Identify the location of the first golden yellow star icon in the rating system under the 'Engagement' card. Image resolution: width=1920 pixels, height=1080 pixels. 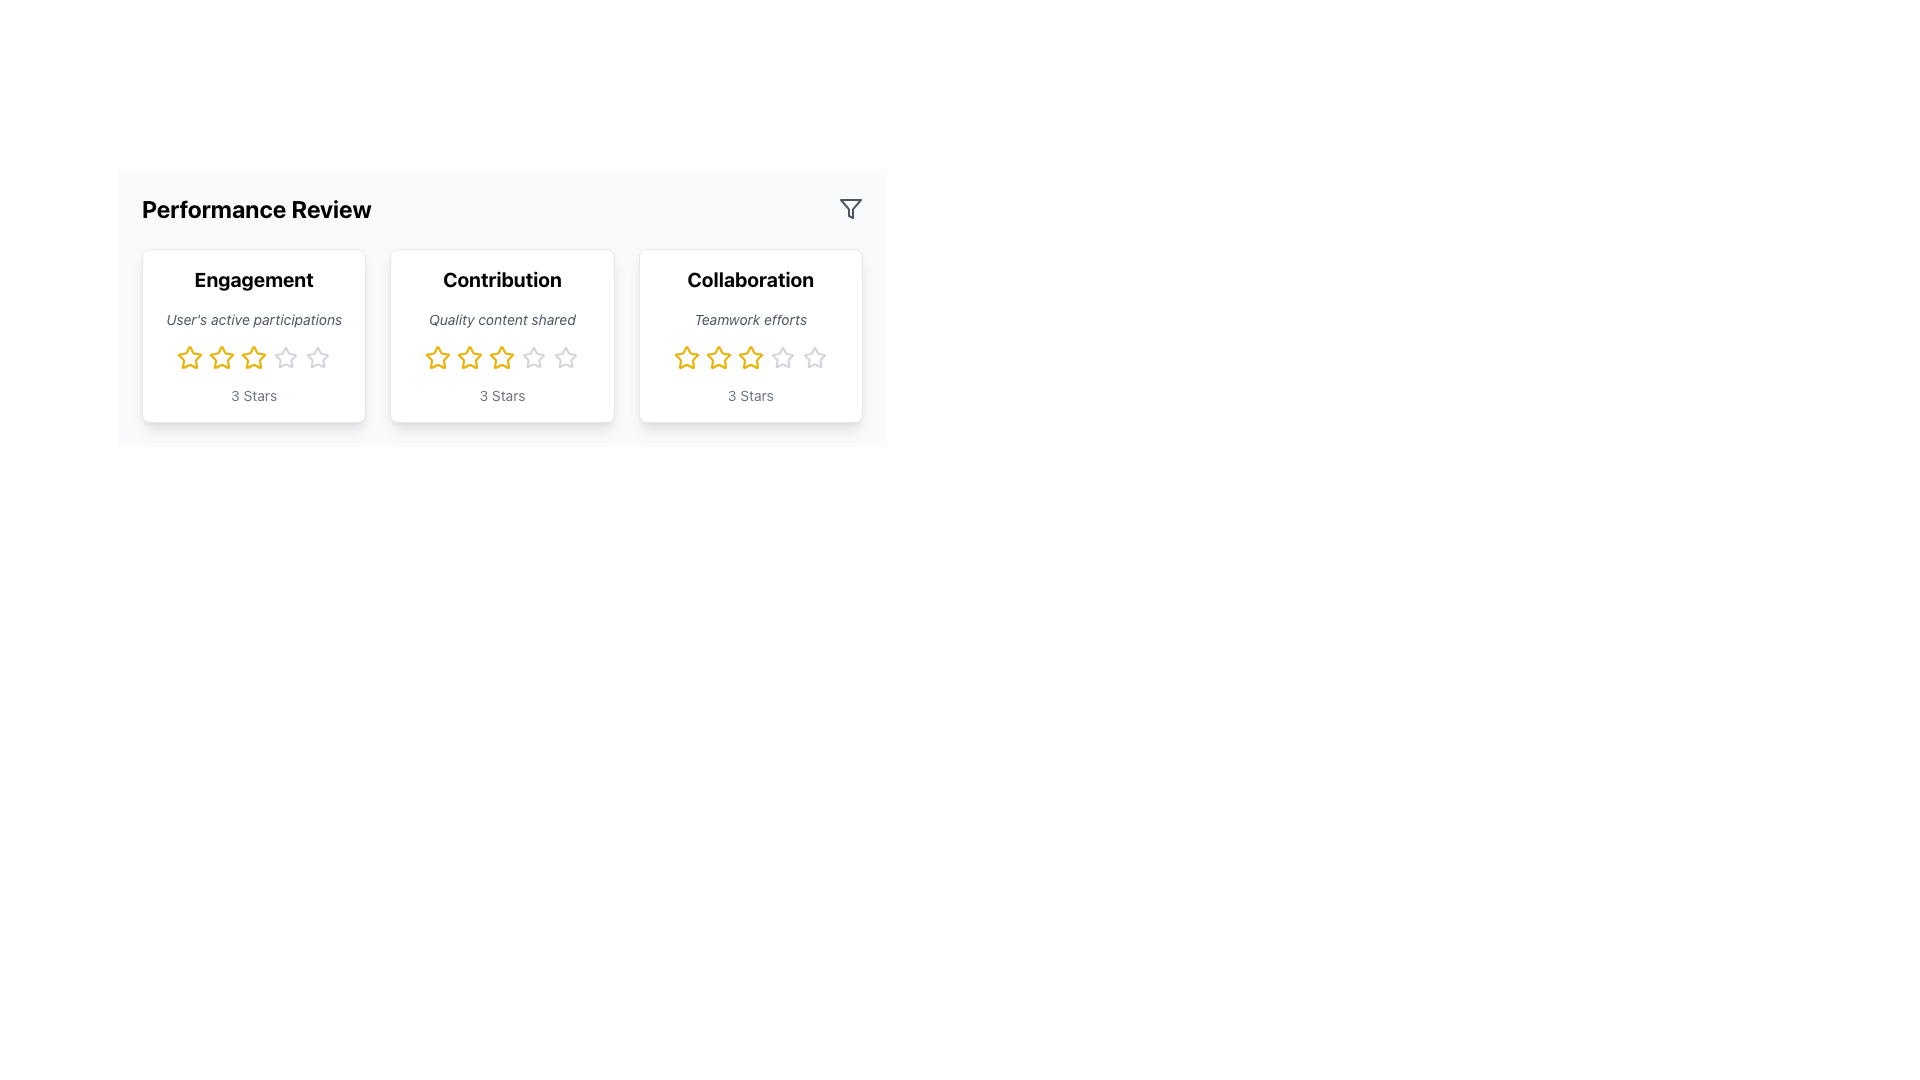
(190, 356).